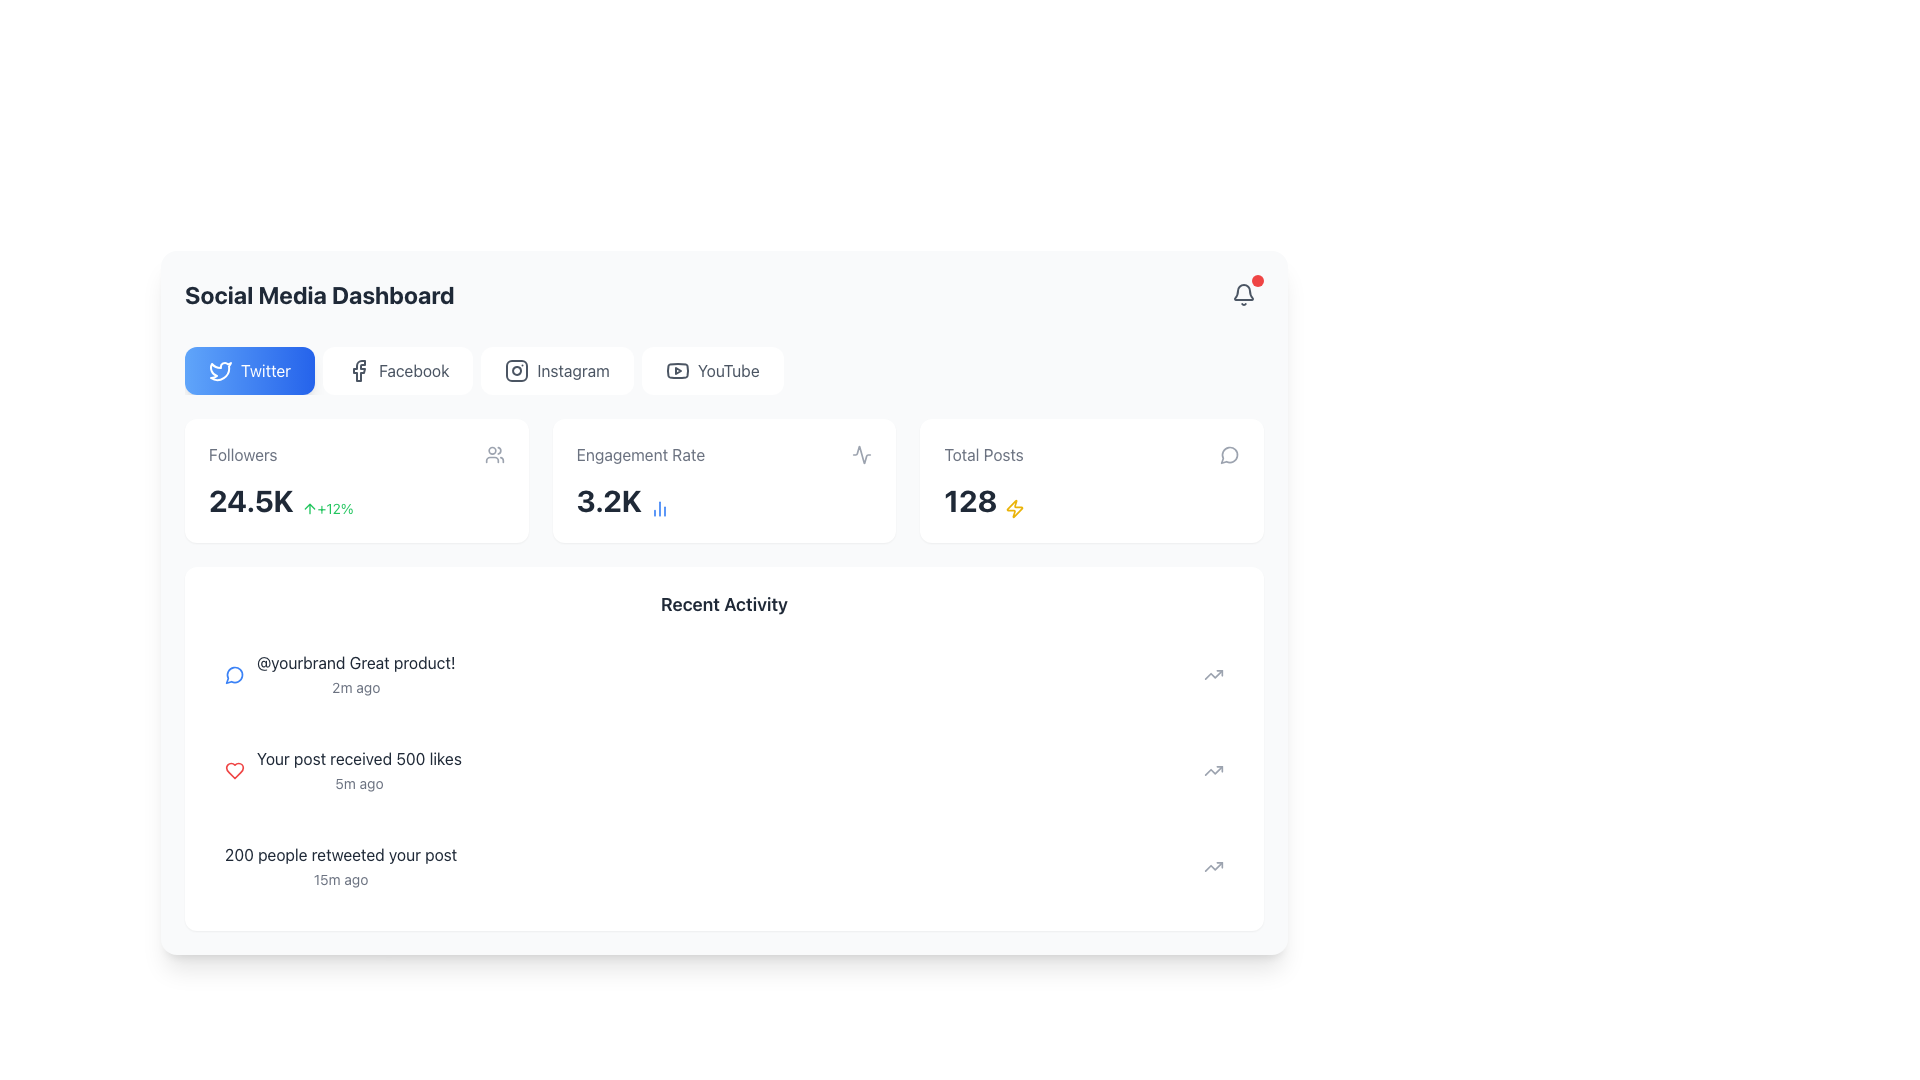  I want to click on the Instagram button, which is the third button in a horizontal row of social media buttons, located between the Facebook button on the left and the YouTube button on the right, so click(557, 370).